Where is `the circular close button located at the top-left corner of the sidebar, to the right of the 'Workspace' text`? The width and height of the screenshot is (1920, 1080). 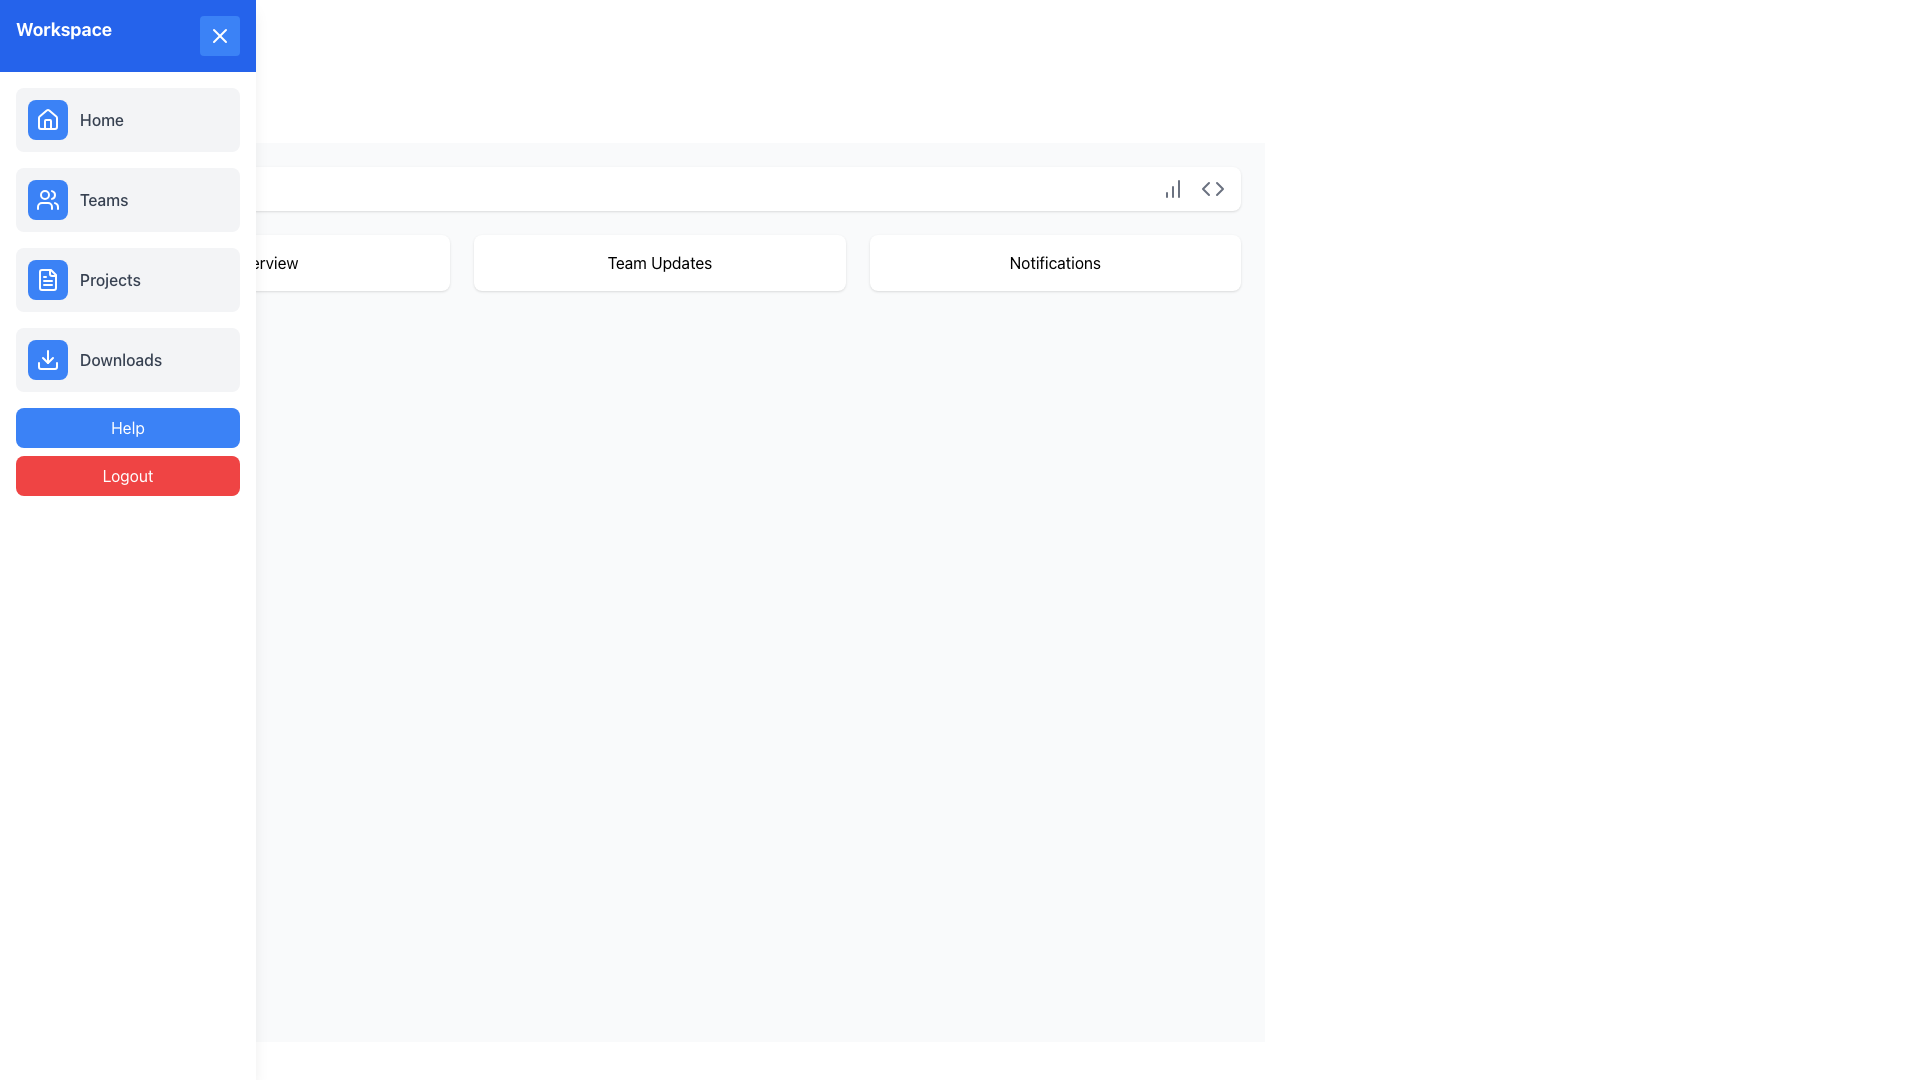
the circular close button located at the top-left corner of the sidebar, to the right of the 'Workspace' text is located at coordinates (39, 39).